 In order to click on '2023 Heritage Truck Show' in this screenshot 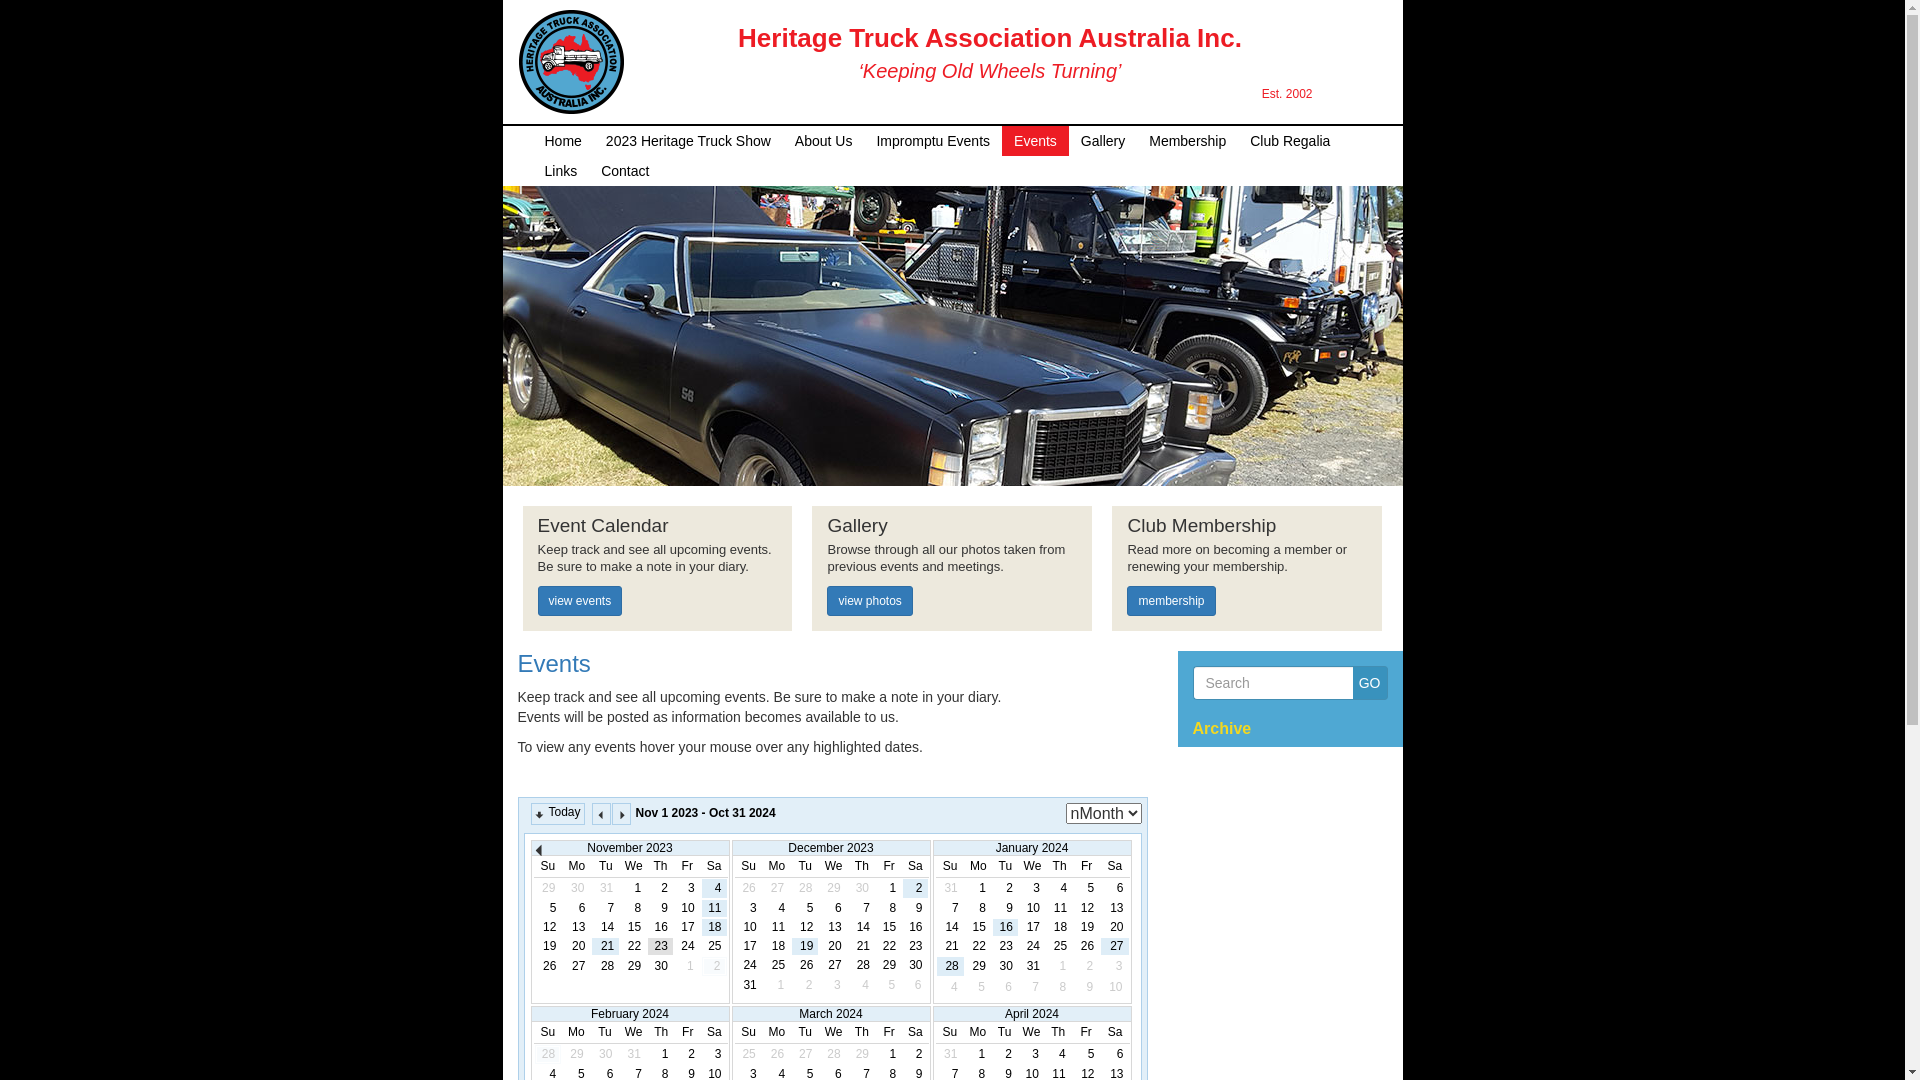, I will do `click(593, 140)`.